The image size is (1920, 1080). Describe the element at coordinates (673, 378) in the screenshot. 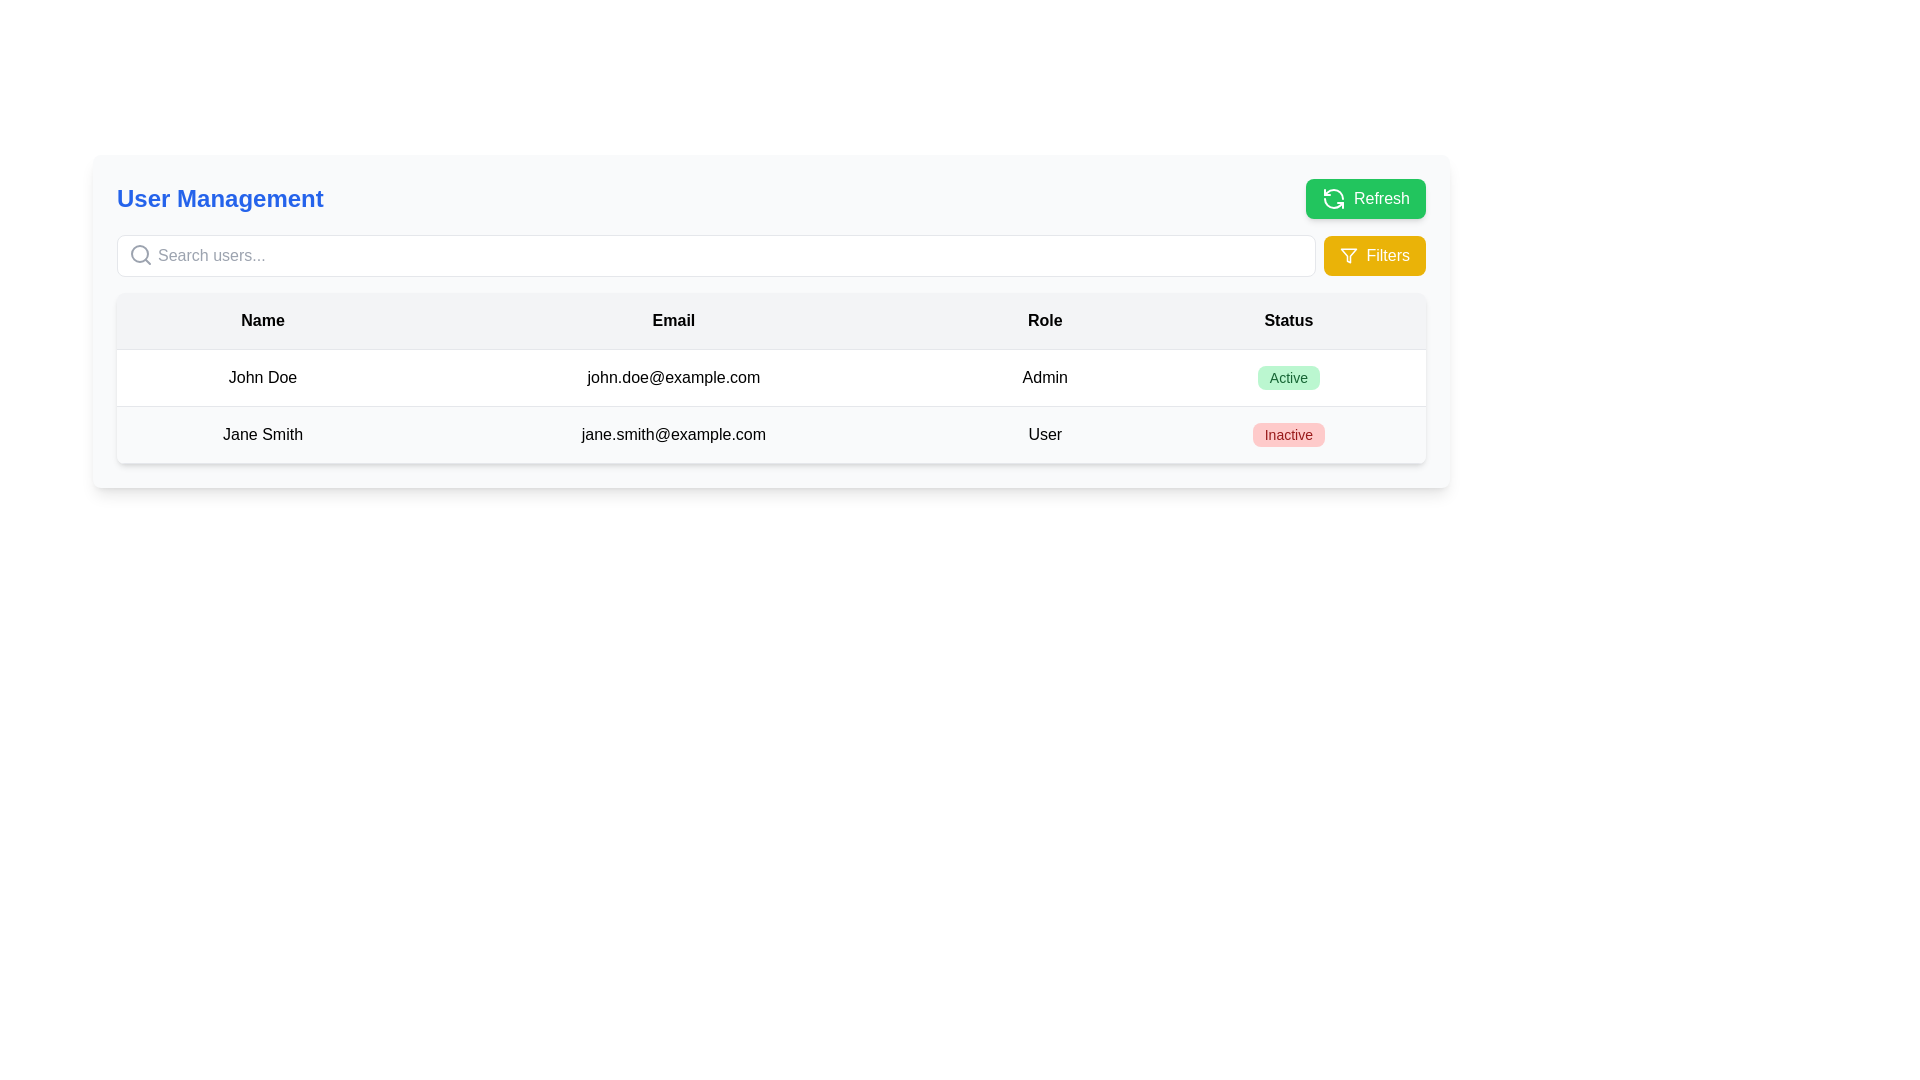

I see `the email address display text label located in the second column of the first row within the table-like structure` at that location.